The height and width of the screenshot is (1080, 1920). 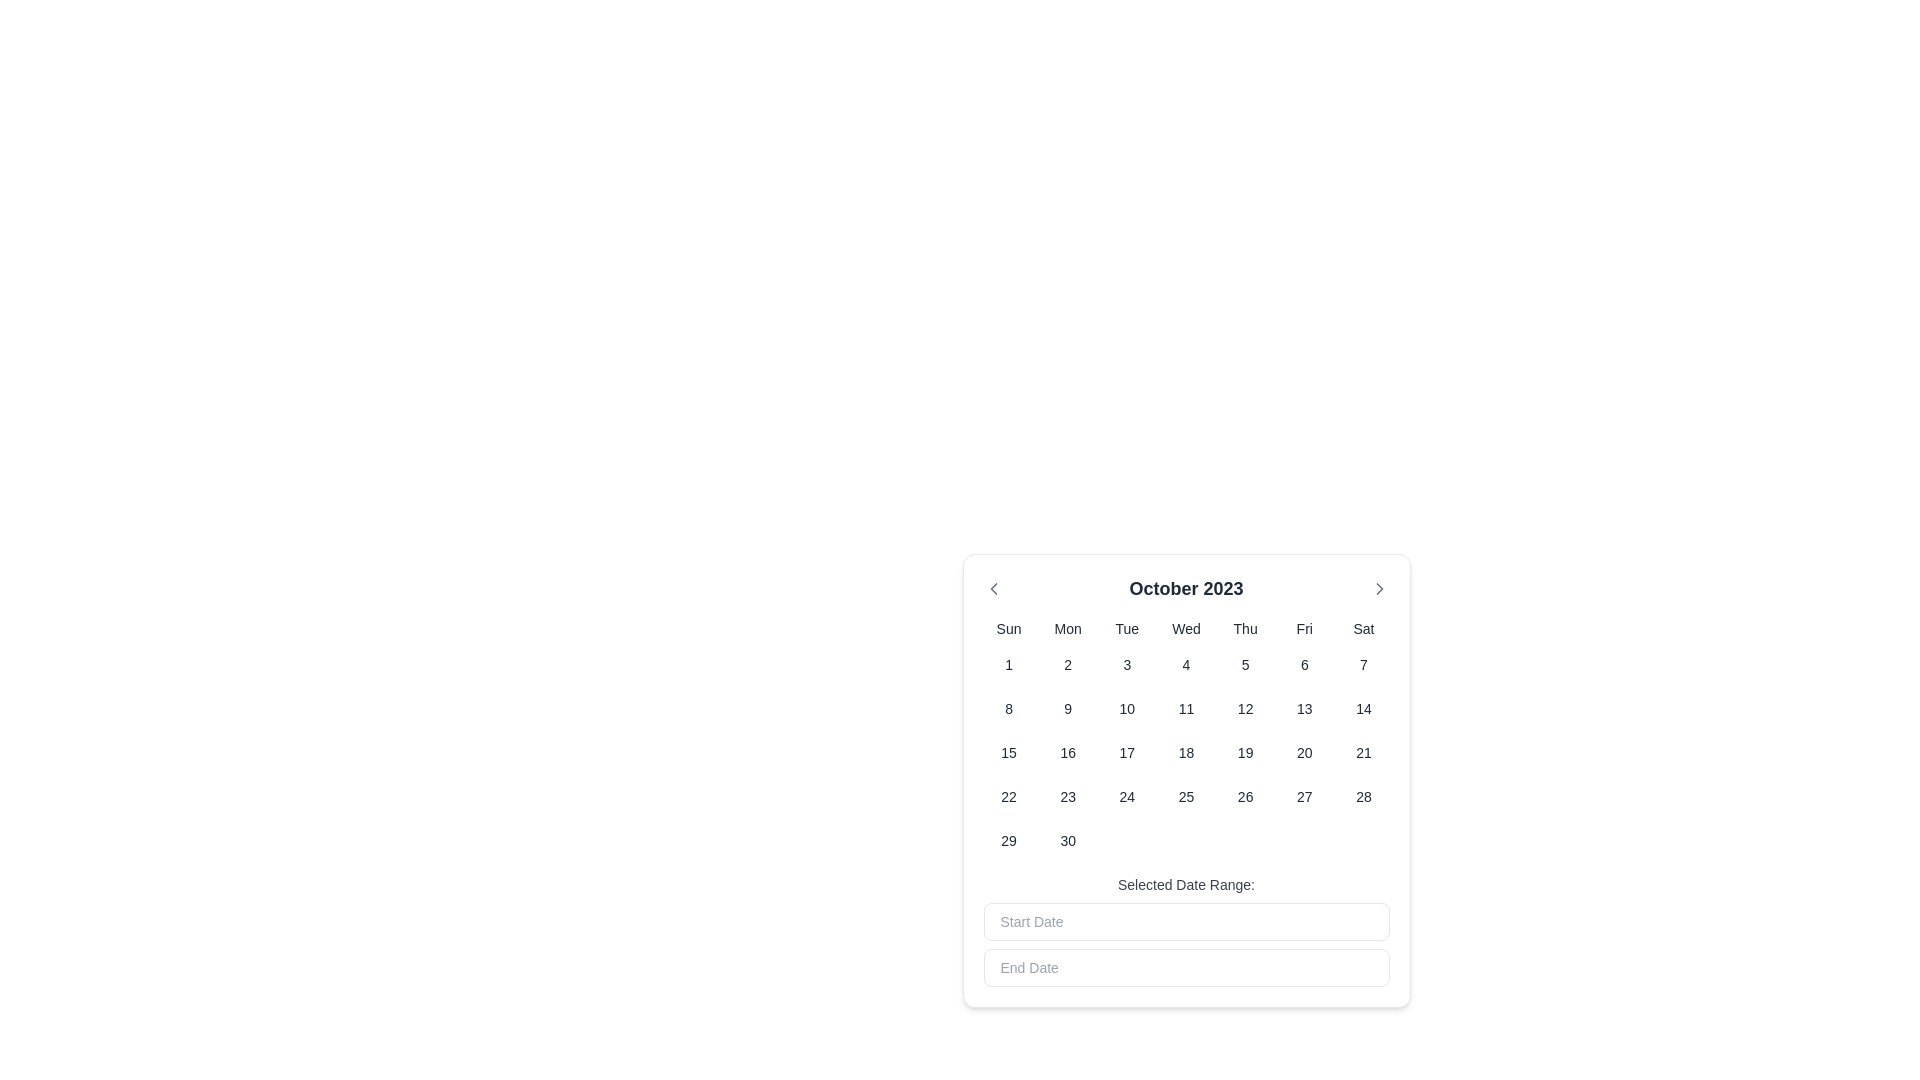 What do you see at coordinates (1127, 752) in the screenshot?
I see `the selectable day button labeled '17'` at bounding box center [1127, 752].